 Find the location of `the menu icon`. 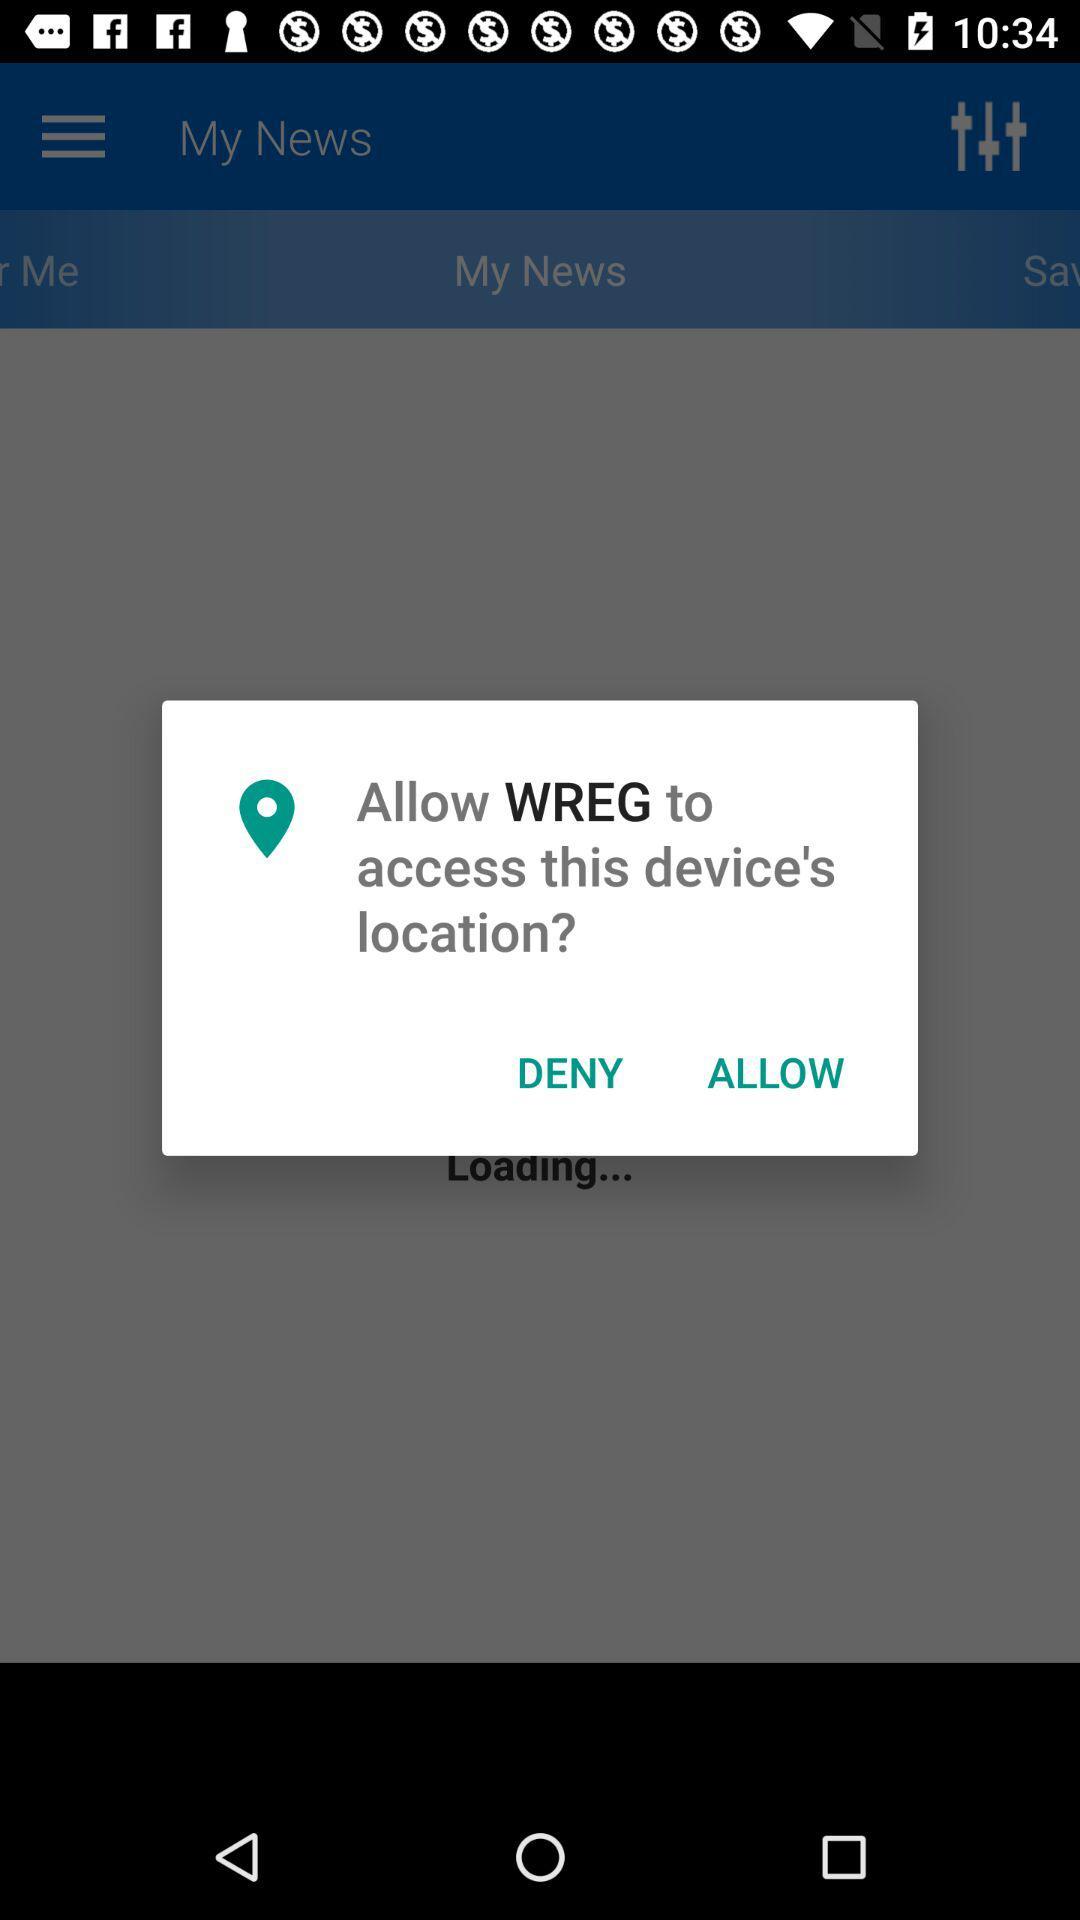

the menu icon is located at coordinates (72, 135).